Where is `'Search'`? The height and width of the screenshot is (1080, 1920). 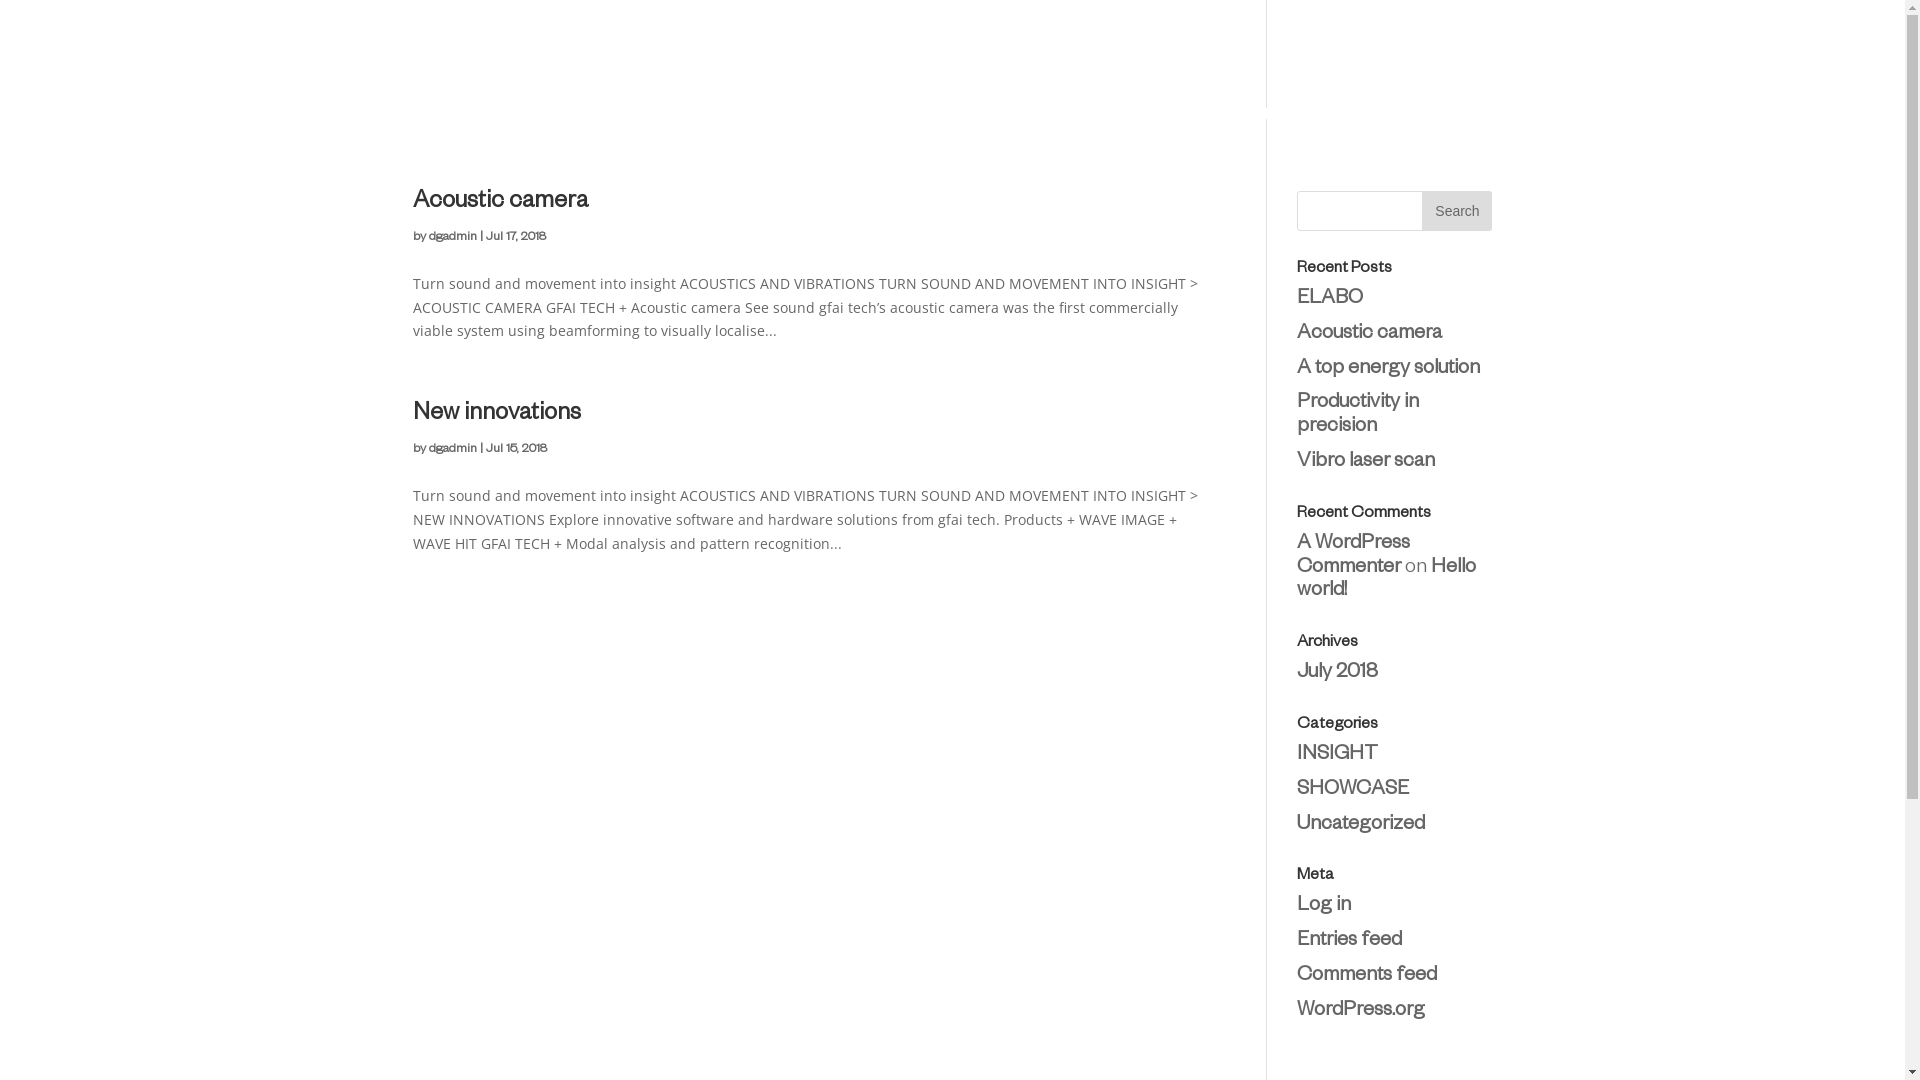 'Search' is located at coordinates (1420, 211).